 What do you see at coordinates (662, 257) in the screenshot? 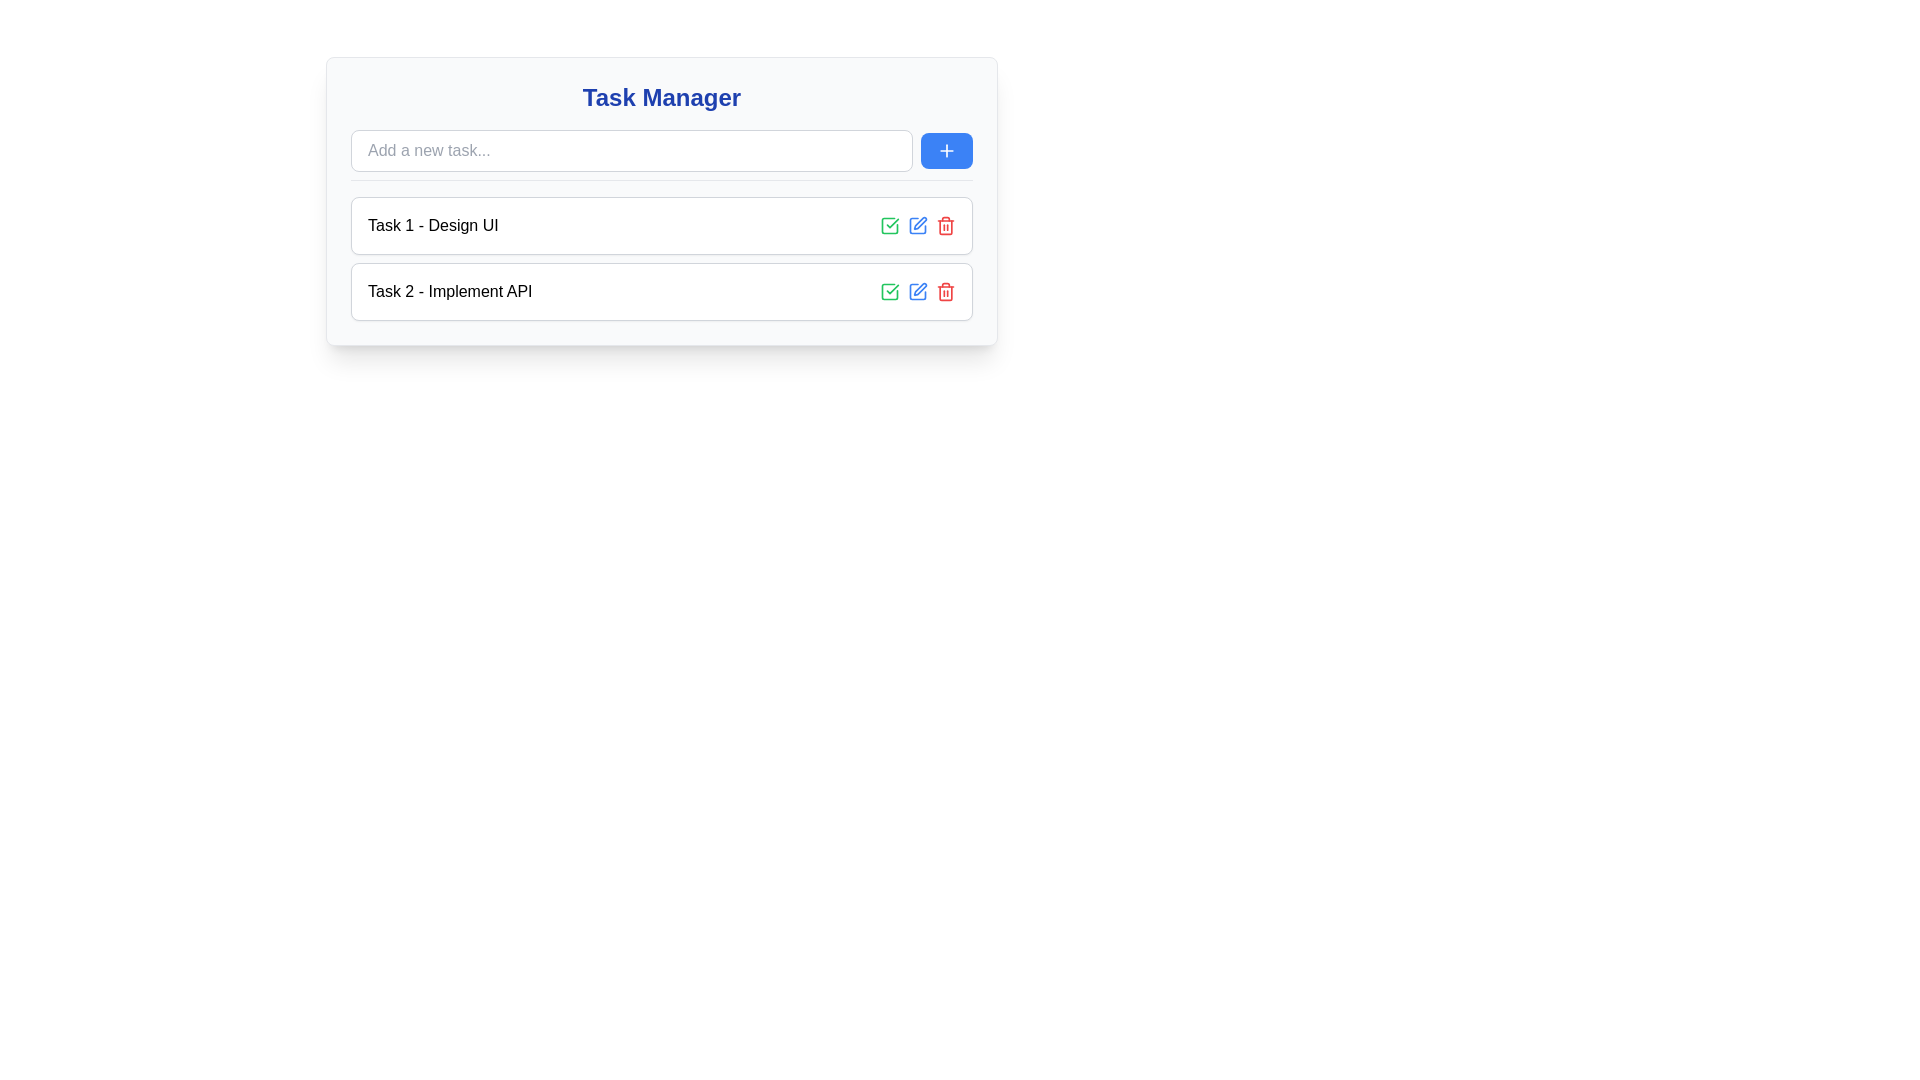
I see `the second task item in the Task Manager section` at bounding box center [662, 257].